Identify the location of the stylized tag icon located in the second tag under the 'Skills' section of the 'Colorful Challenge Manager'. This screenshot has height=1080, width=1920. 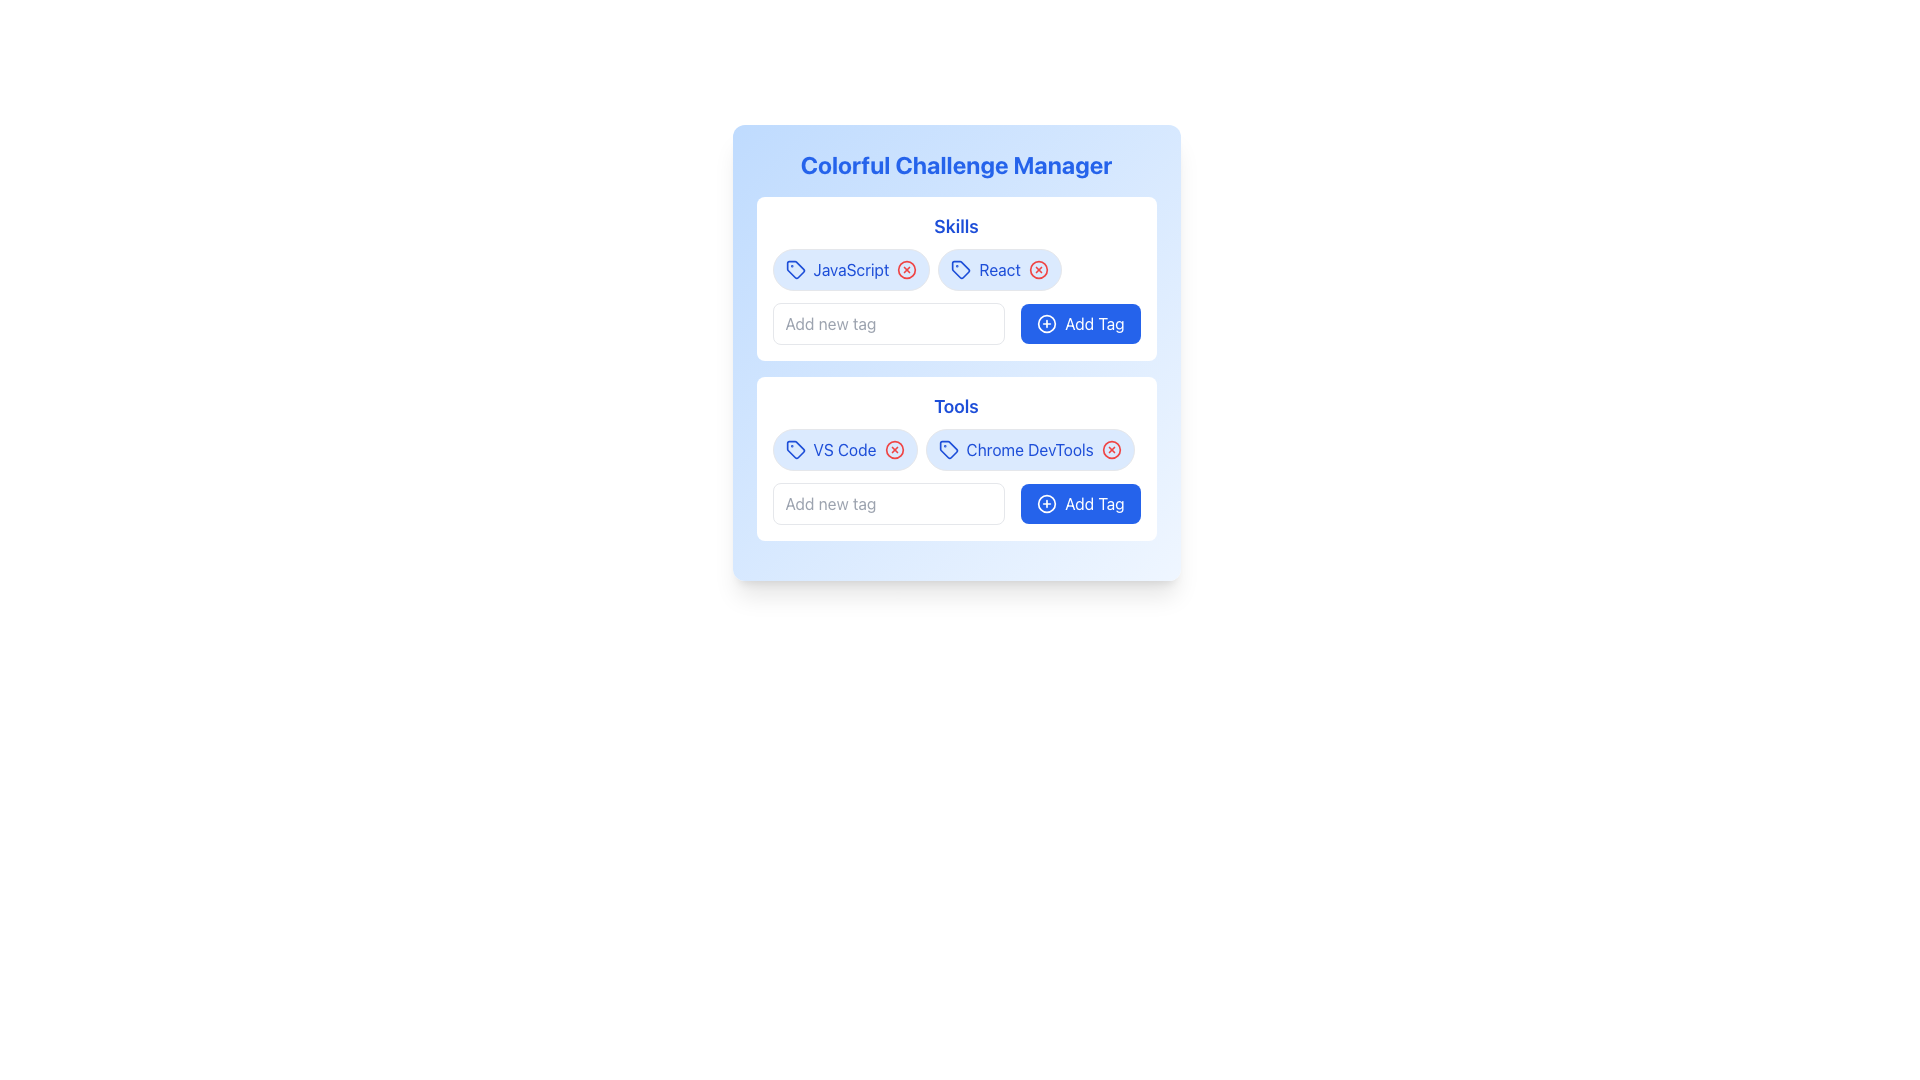
(961, 270).